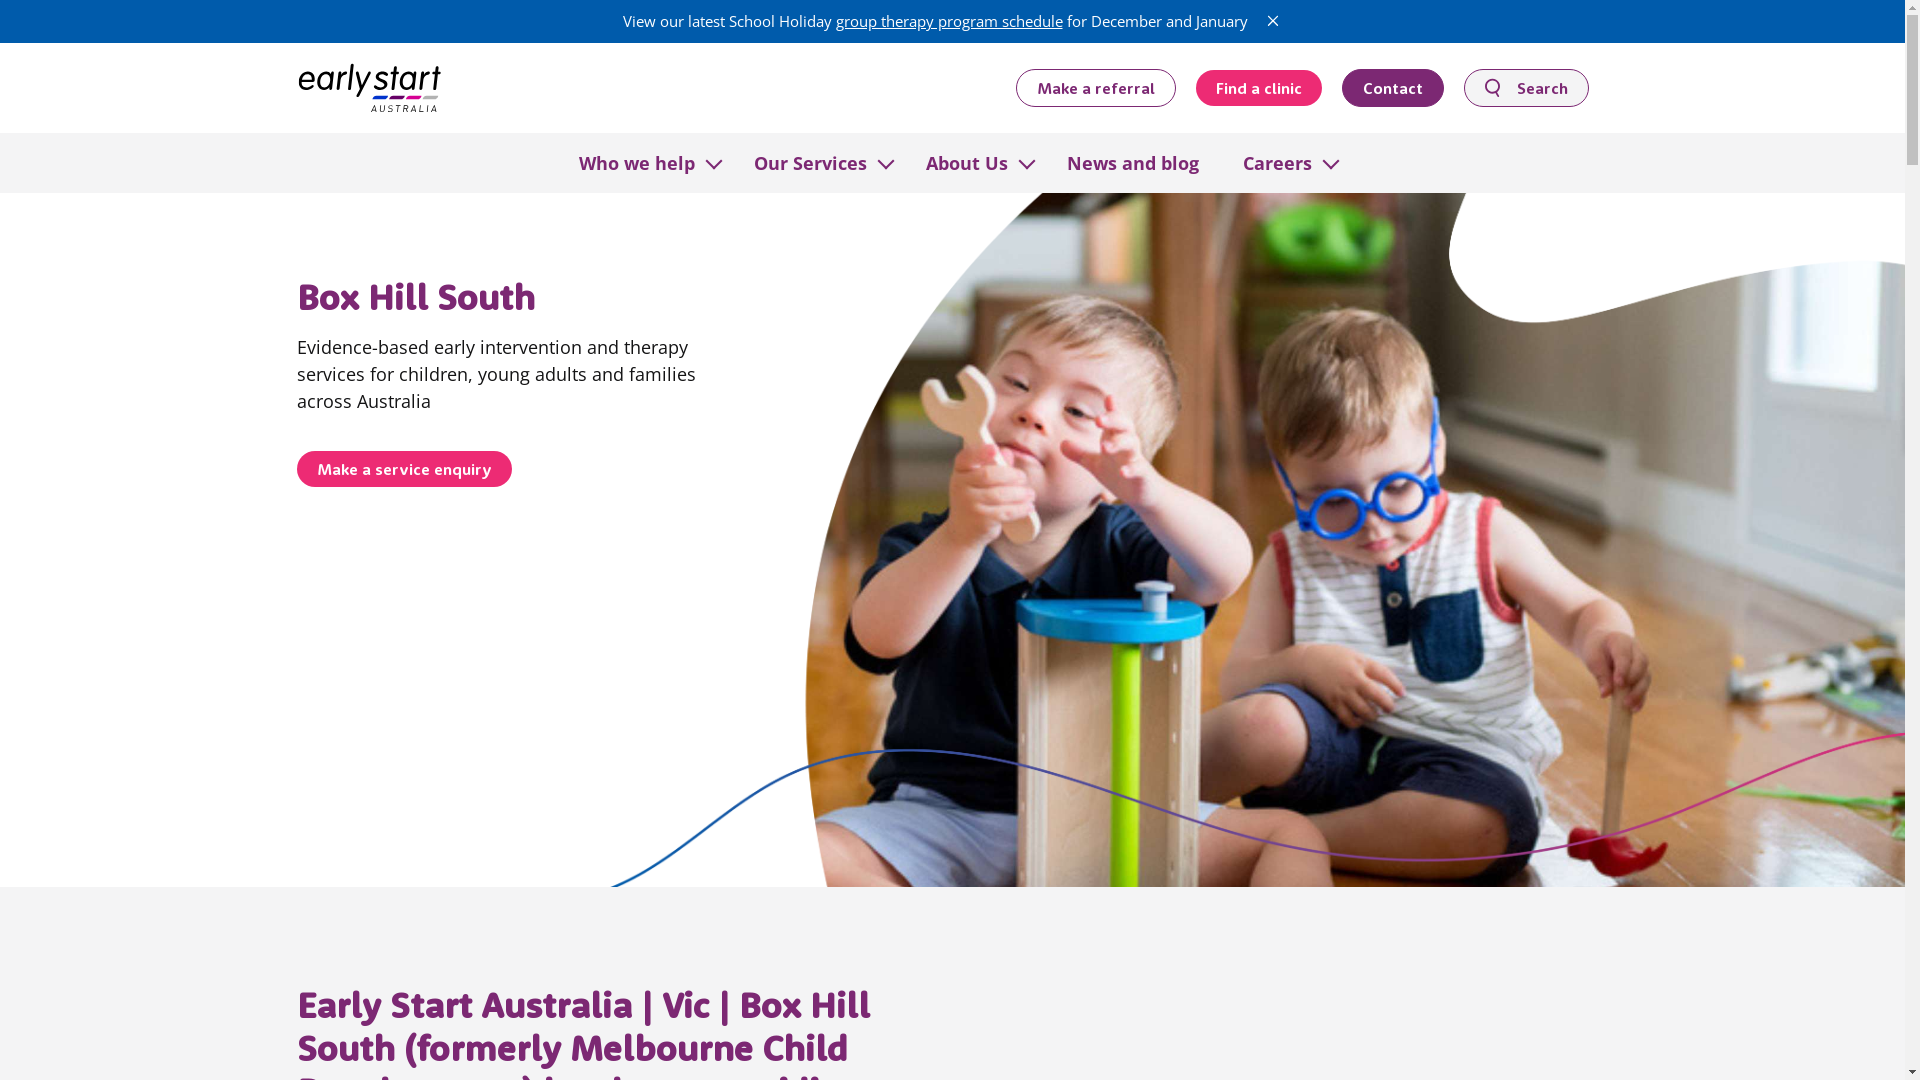  What do you see at coordinates (966, 161) in the screenshot?
I see `'About Us'` at bounding box center [966, 161].